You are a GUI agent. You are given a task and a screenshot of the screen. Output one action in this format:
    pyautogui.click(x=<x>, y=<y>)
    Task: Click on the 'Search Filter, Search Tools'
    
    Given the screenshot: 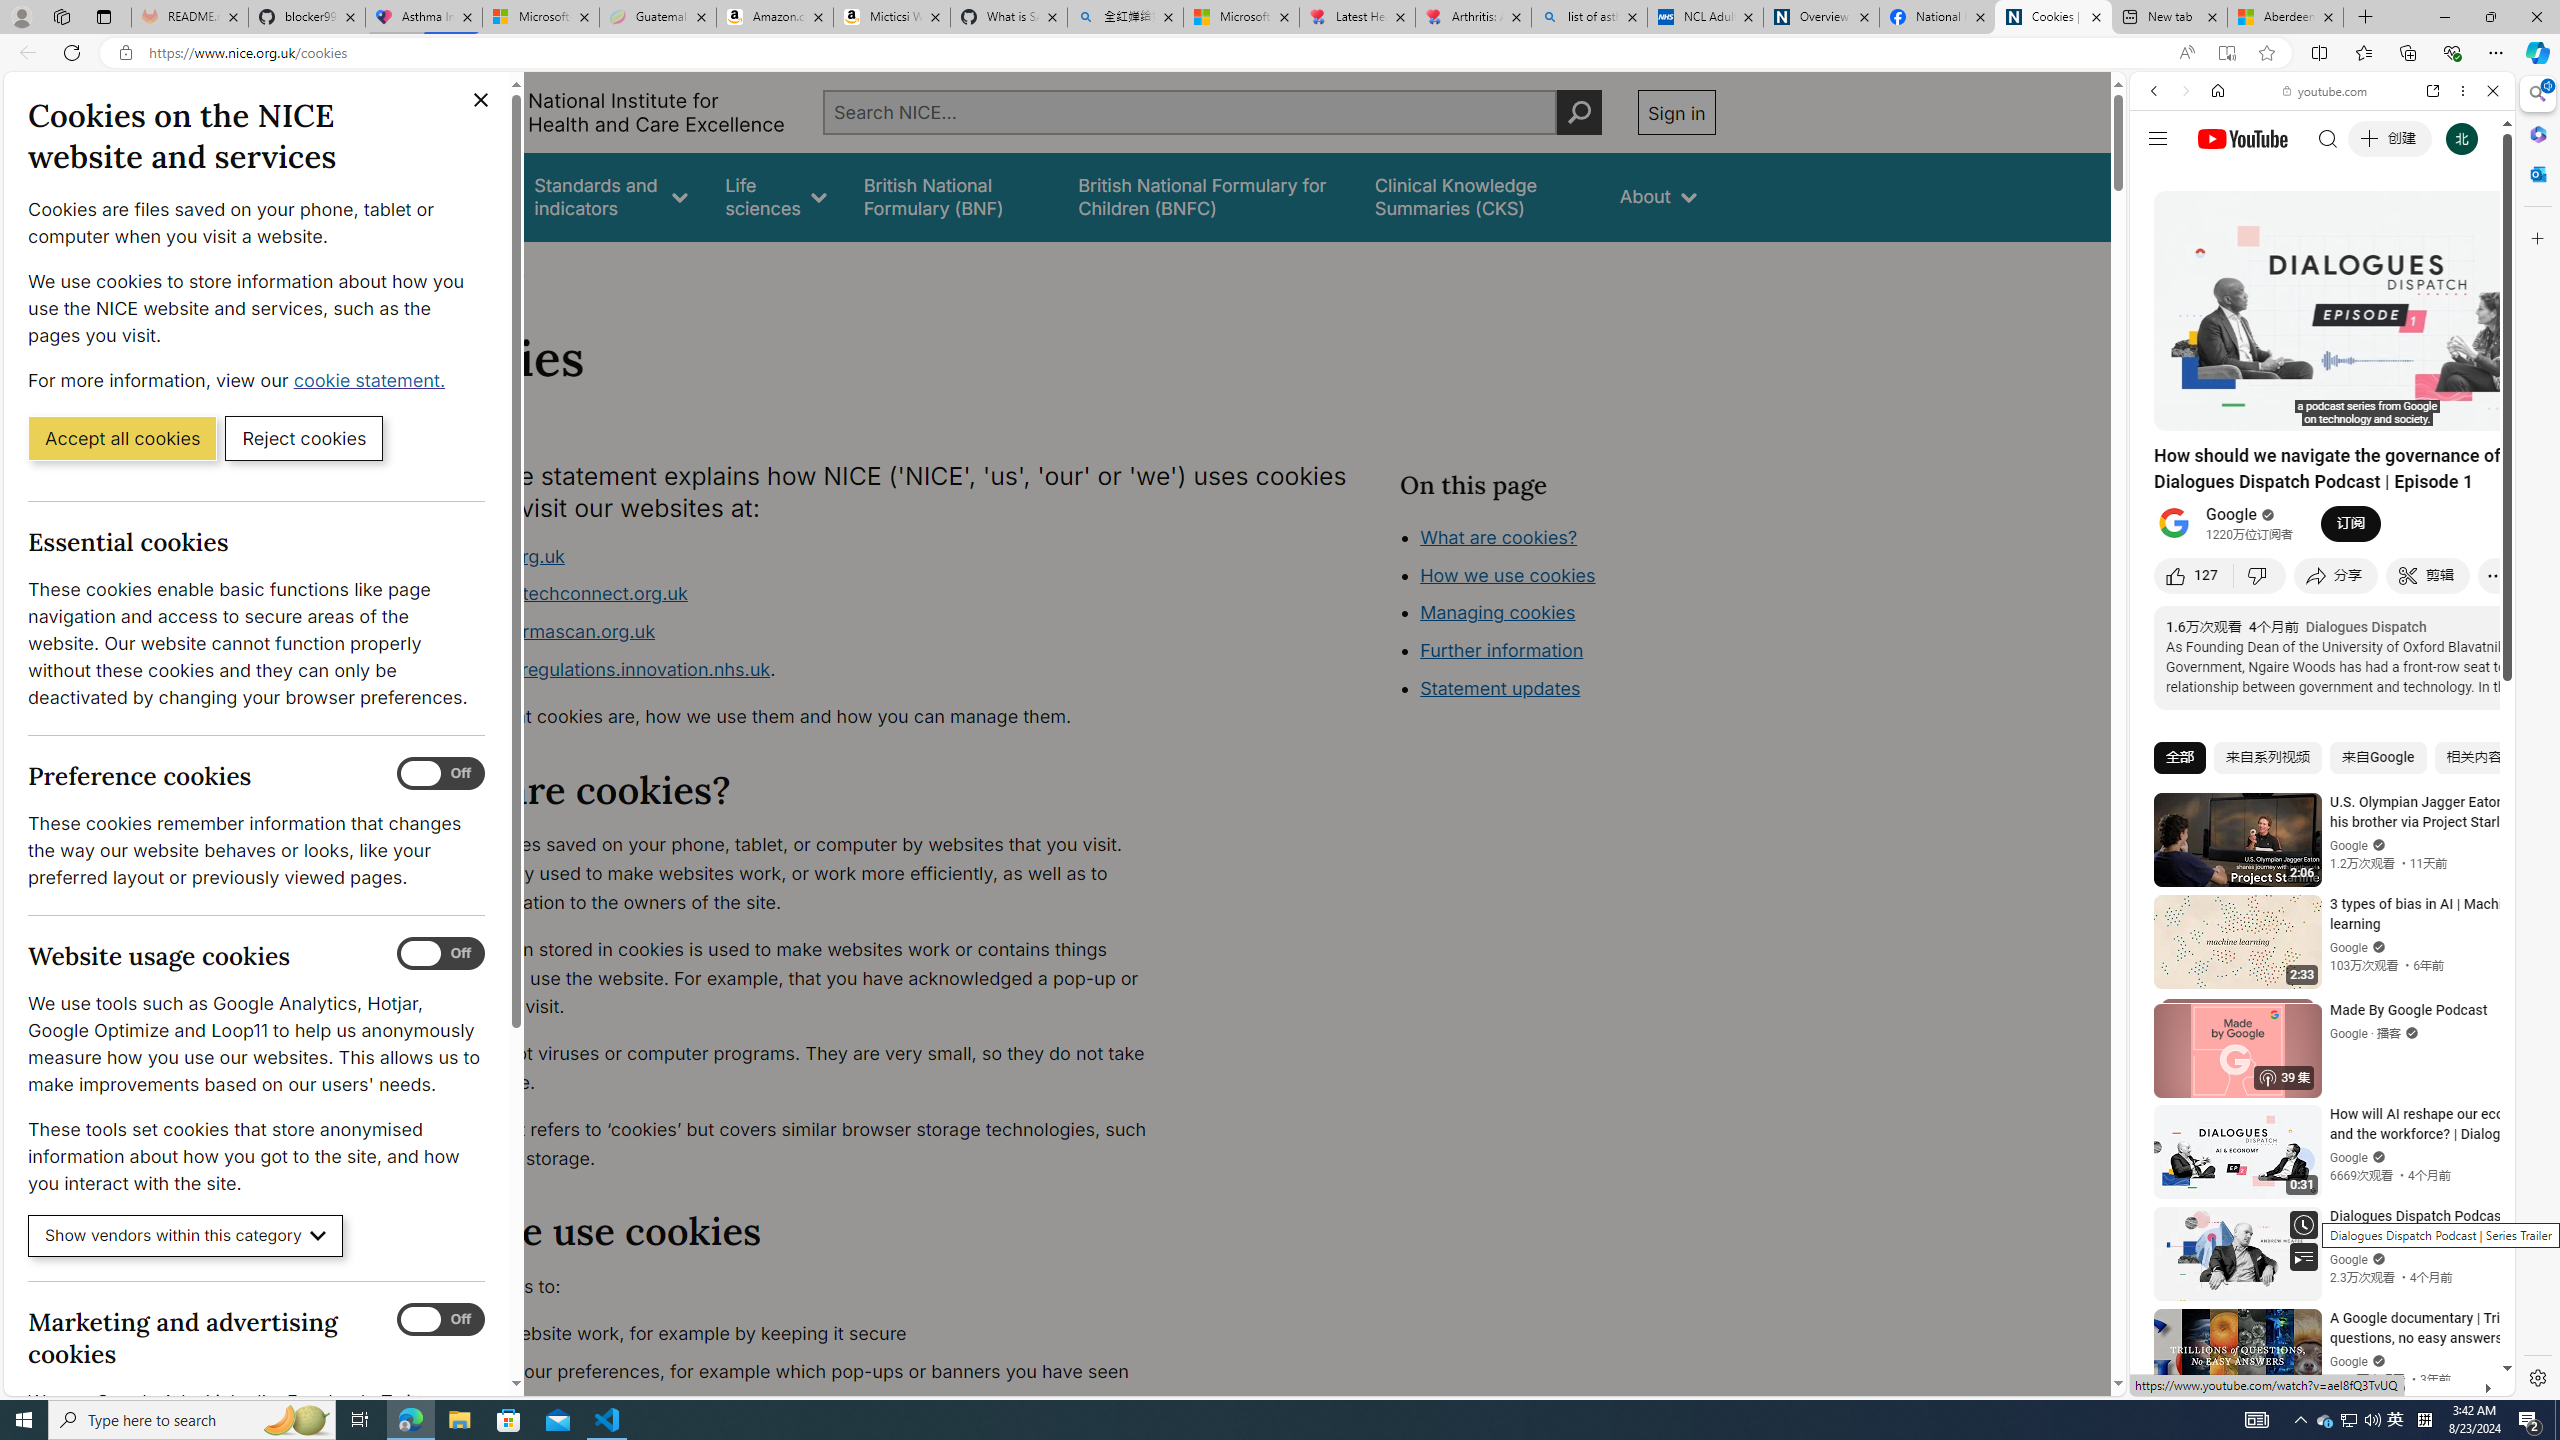 What is the action you would take?
    pyautogui.click(x=2373, y=227)
    